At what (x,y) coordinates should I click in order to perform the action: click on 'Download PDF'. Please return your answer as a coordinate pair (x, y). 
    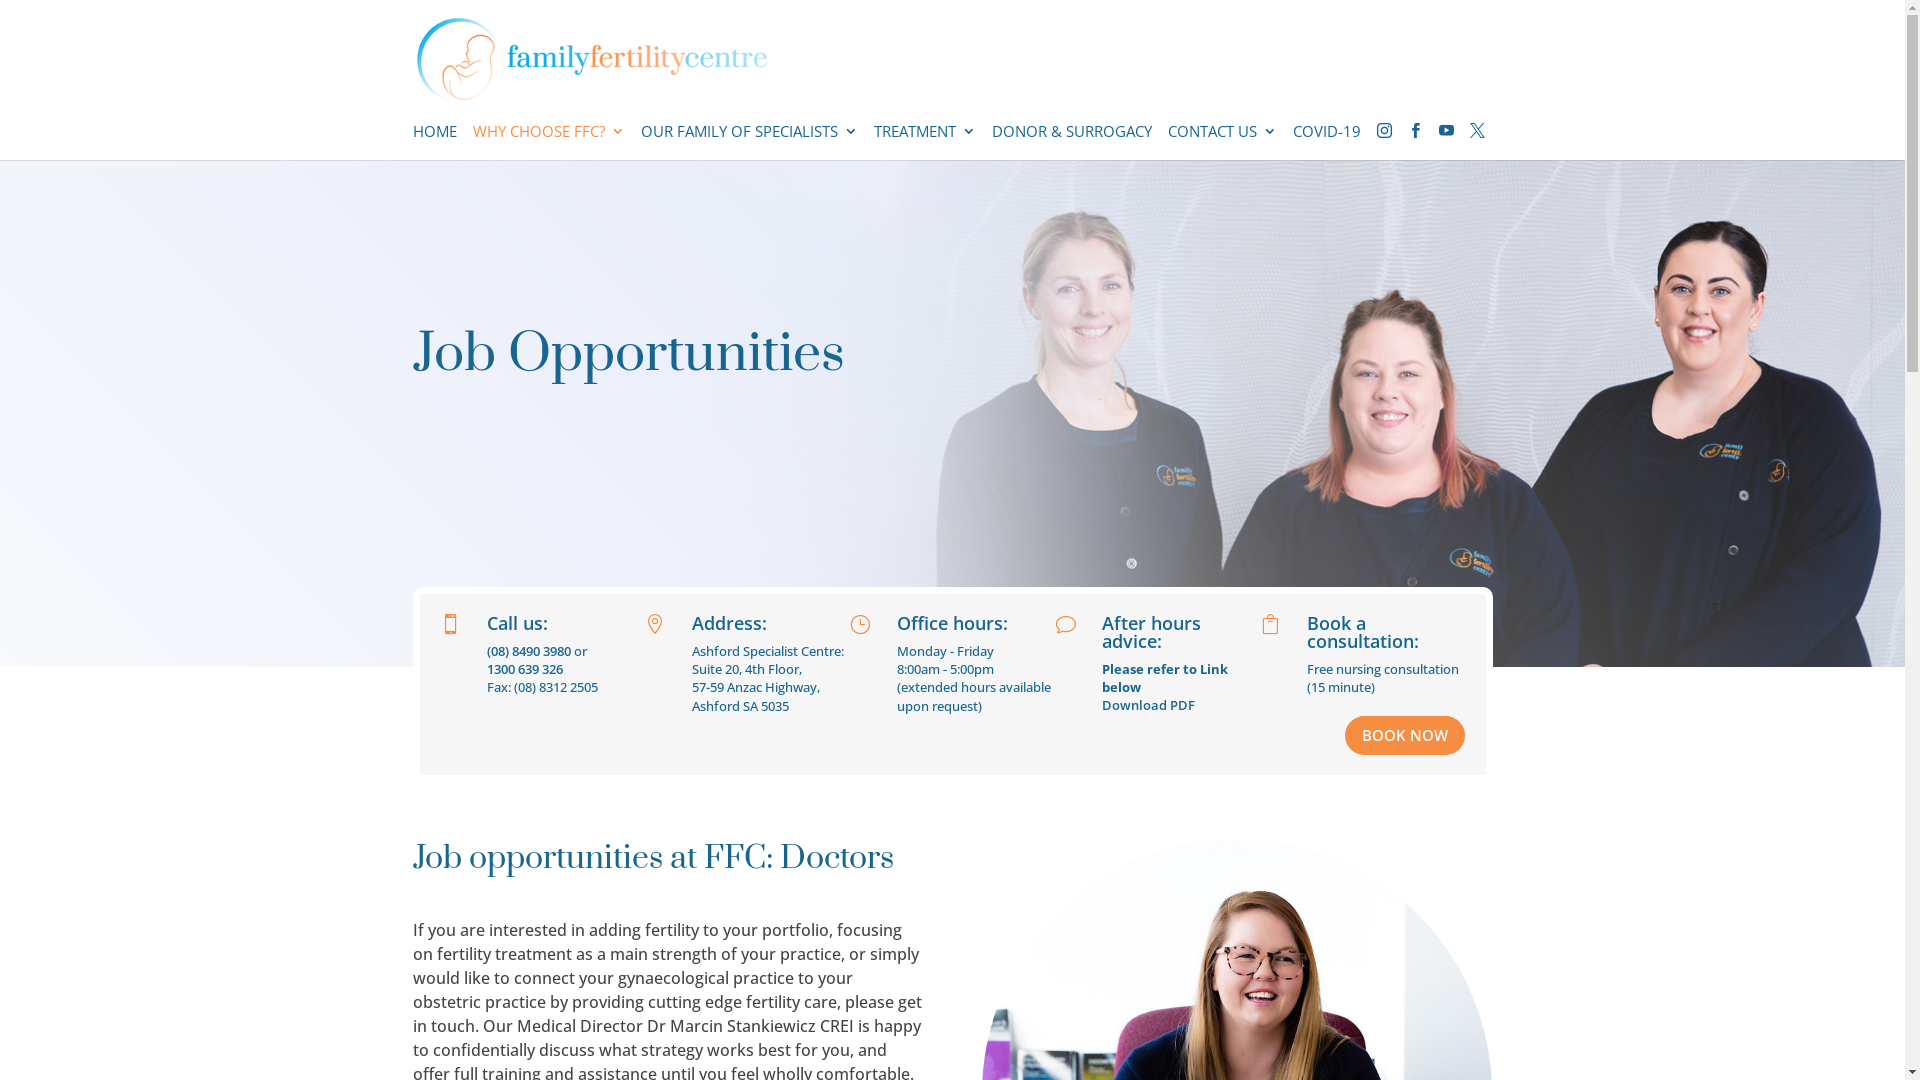
    Looking at the image, I should click on (1148, 704).